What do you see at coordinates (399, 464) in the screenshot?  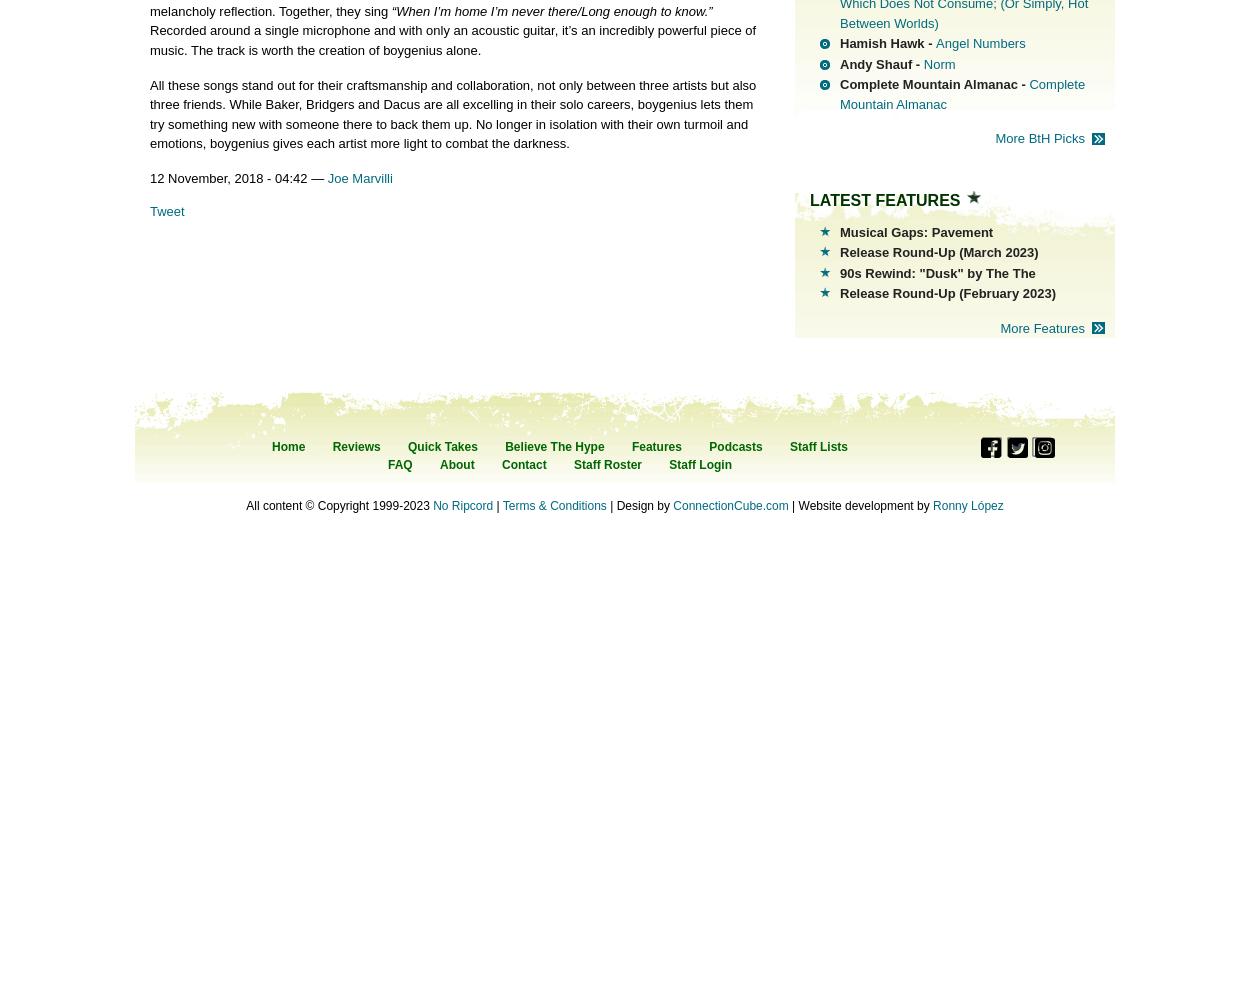 I see `'FAQ'` at bounding box center [399, 464].